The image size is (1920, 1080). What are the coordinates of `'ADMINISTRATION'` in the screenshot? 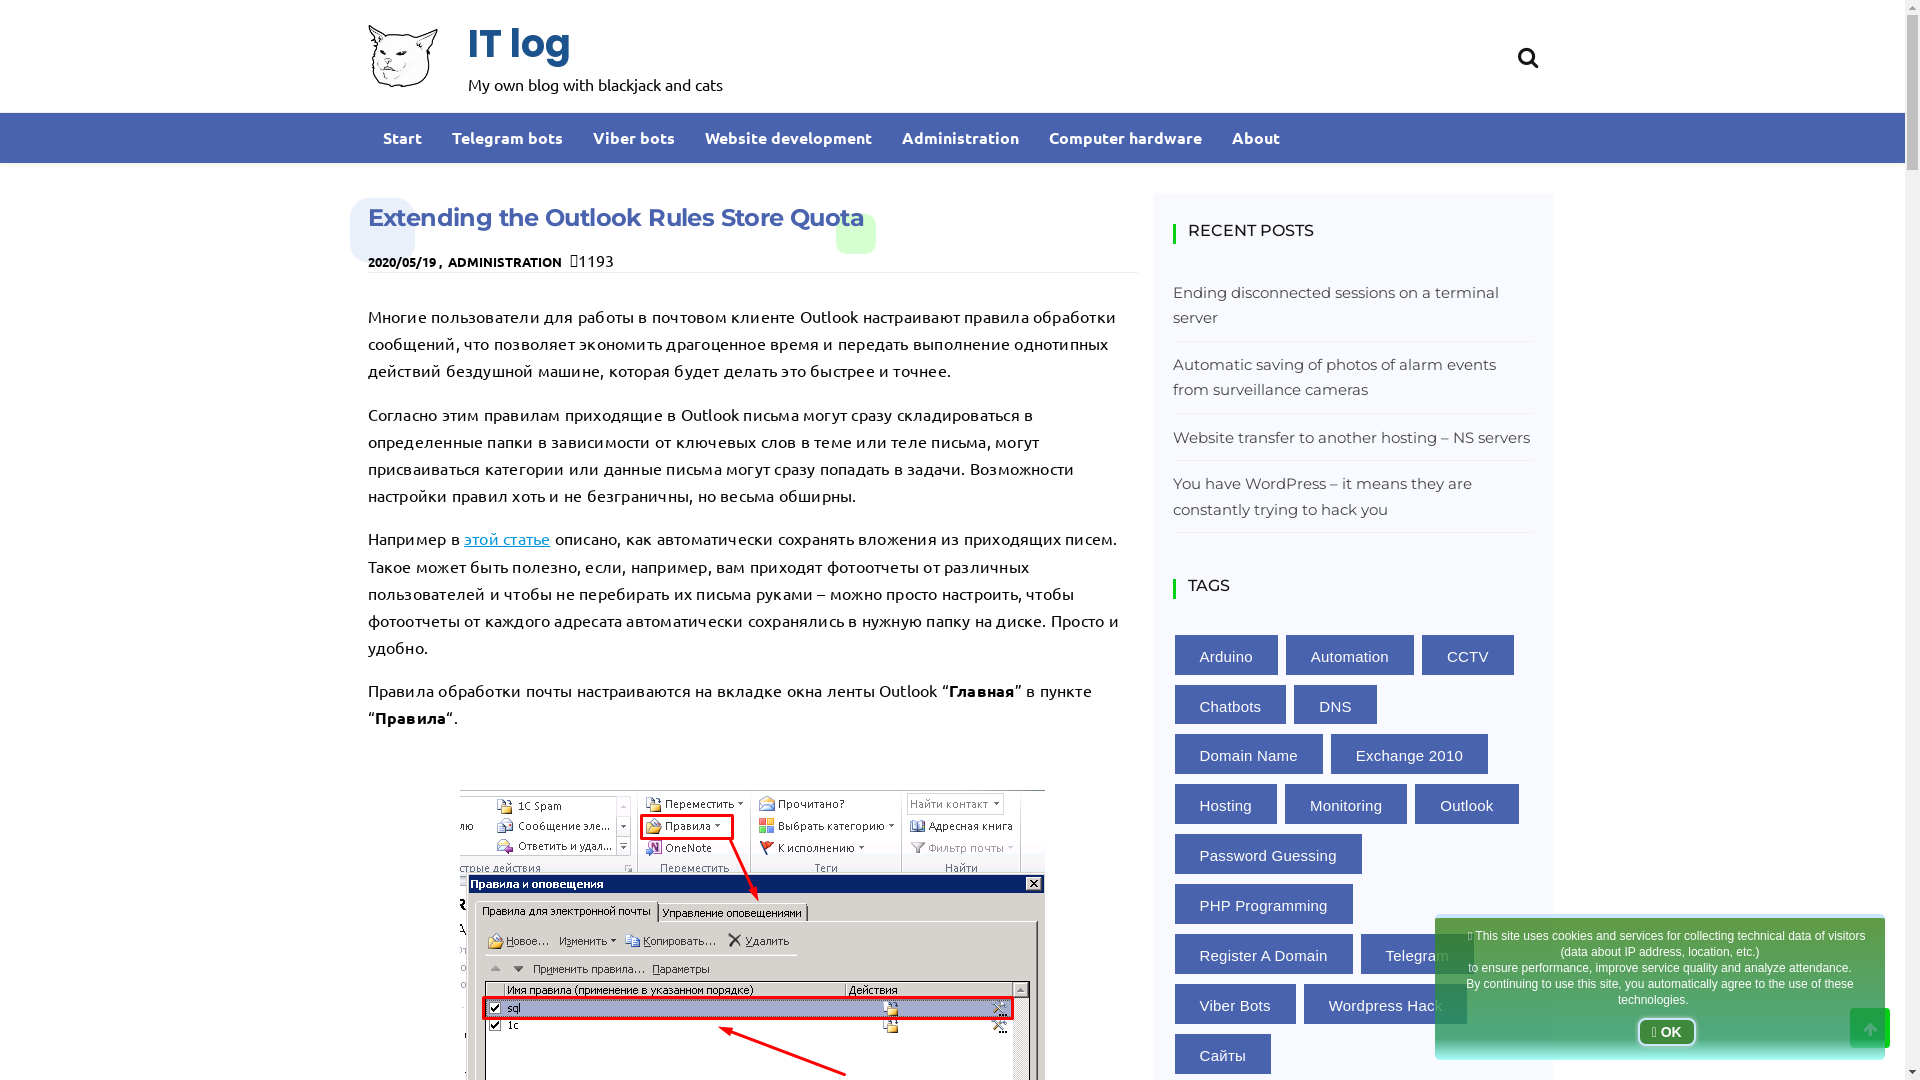 It's located at (504, 260).